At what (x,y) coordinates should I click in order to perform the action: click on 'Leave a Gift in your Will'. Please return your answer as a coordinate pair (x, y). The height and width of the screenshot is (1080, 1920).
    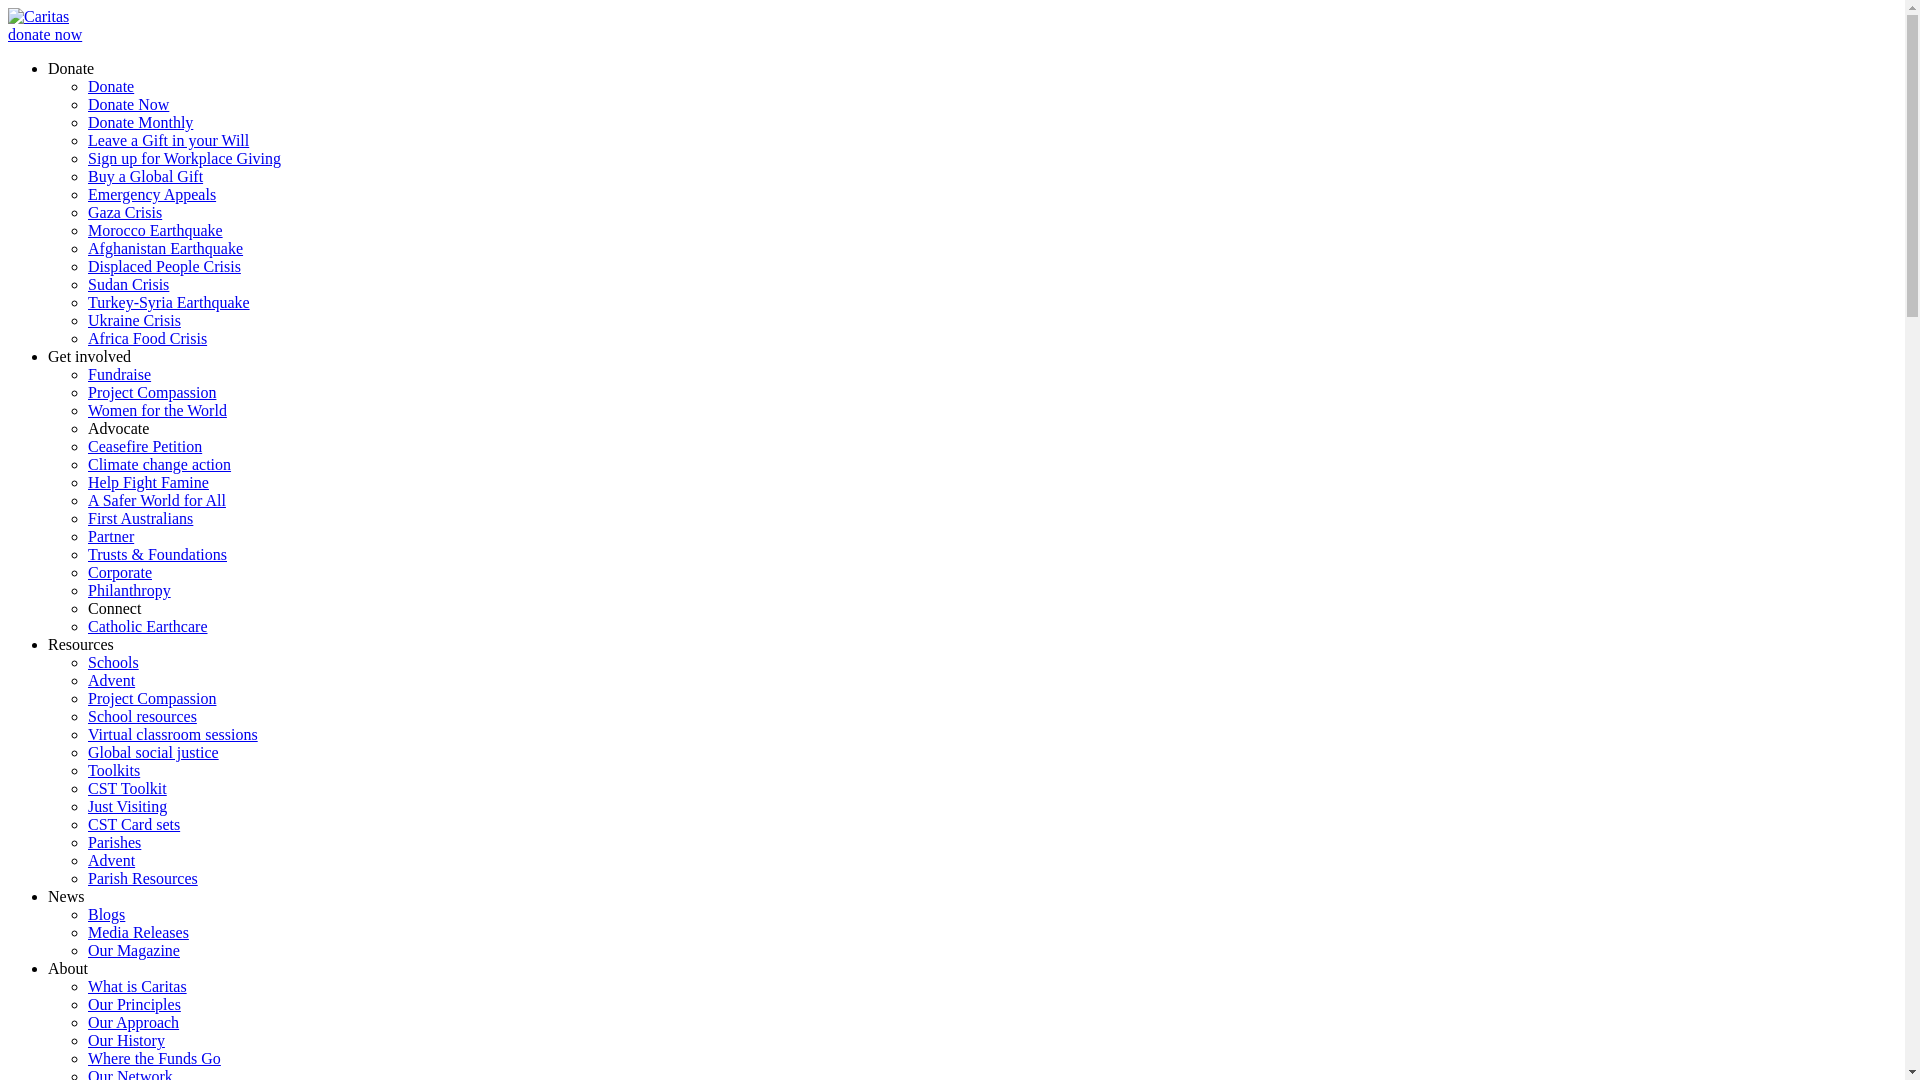
    Looking at the image, I should click on (168, 139).